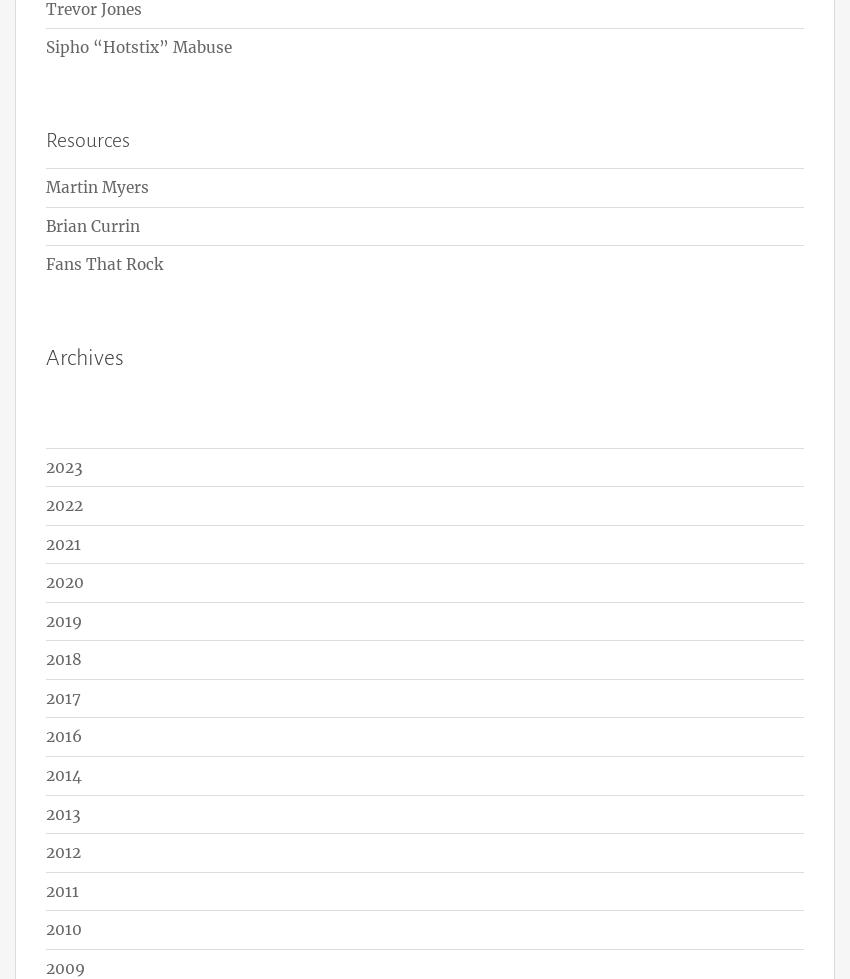 The width and height of the screenshot is (850, 979). What do you see at coordinates (45, 966) in the screenshot?
I see `'2009'` at bounding box center [45, 966].